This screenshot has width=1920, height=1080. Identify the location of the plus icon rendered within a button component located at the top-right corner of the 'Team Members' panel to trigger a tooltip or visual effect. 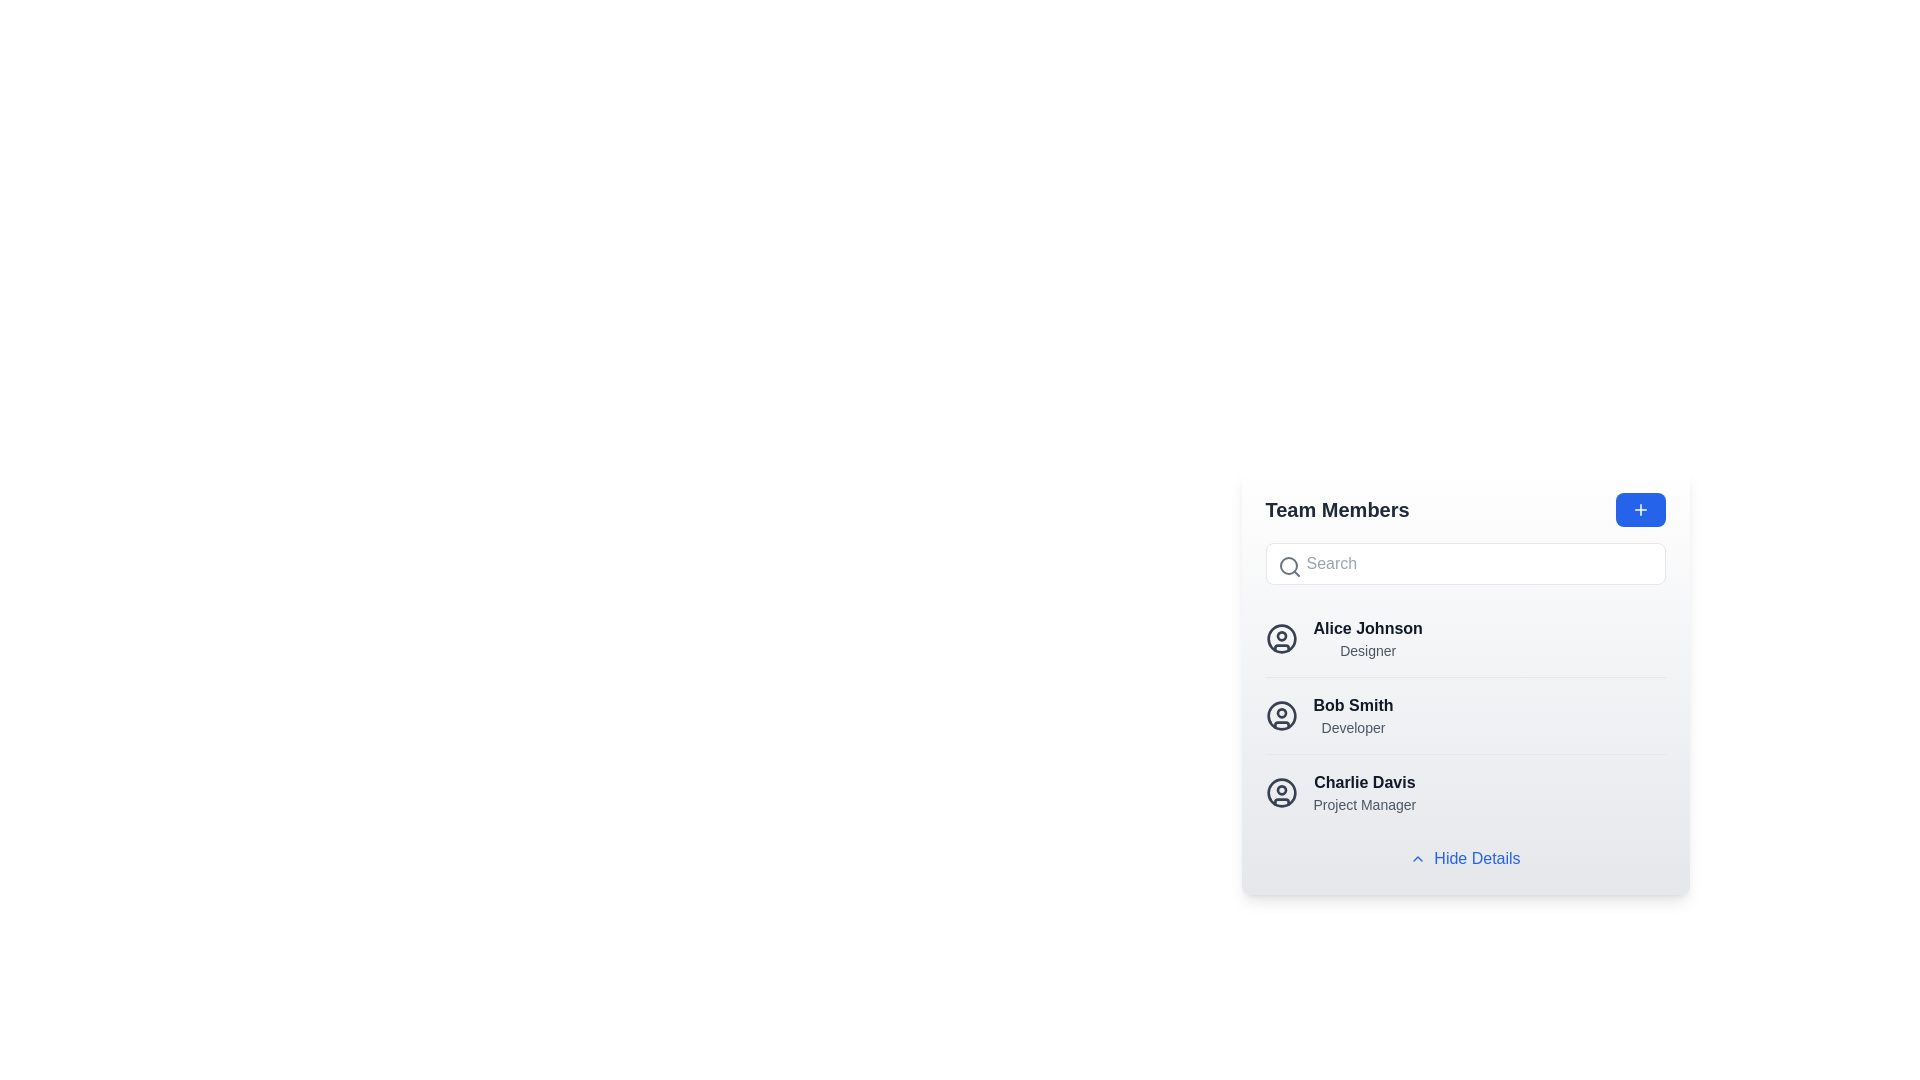
(1640, 508).